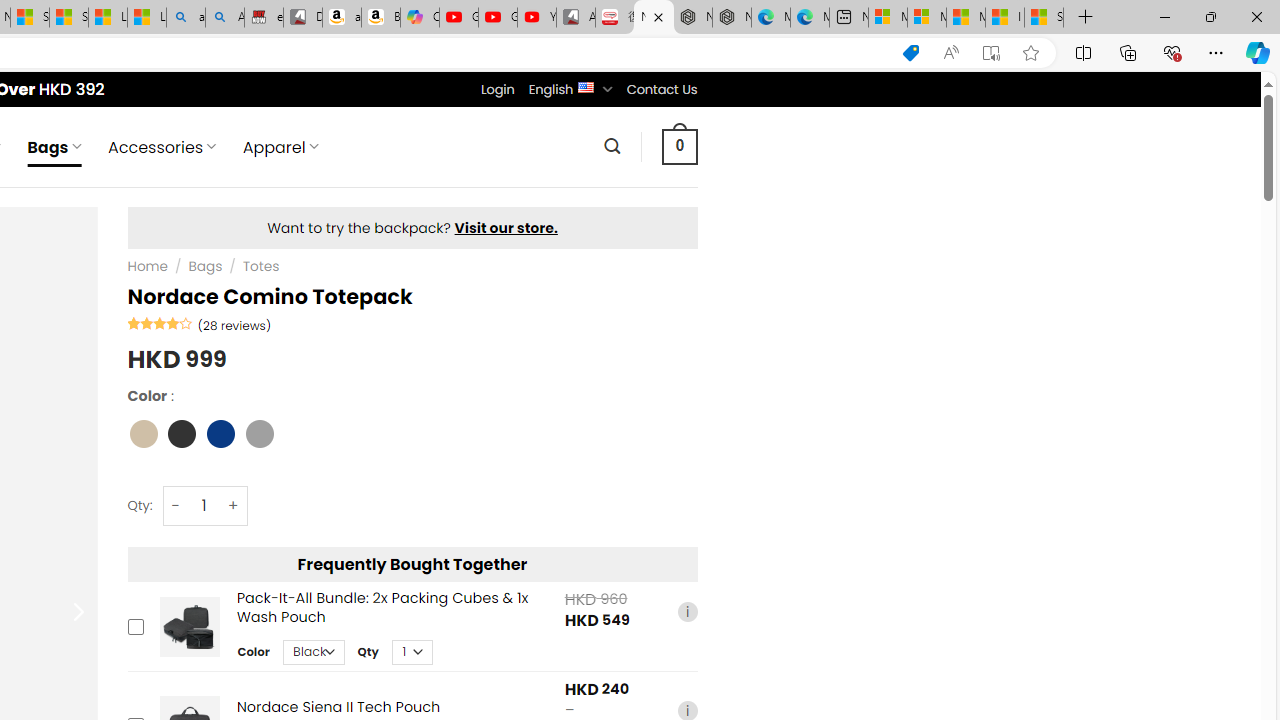 The height and width of the screenshot is (720, 1280). What do you see at coordinates (260, 266) in the screenshot?
I see `'Totes'` at bounding box center [260, 266].